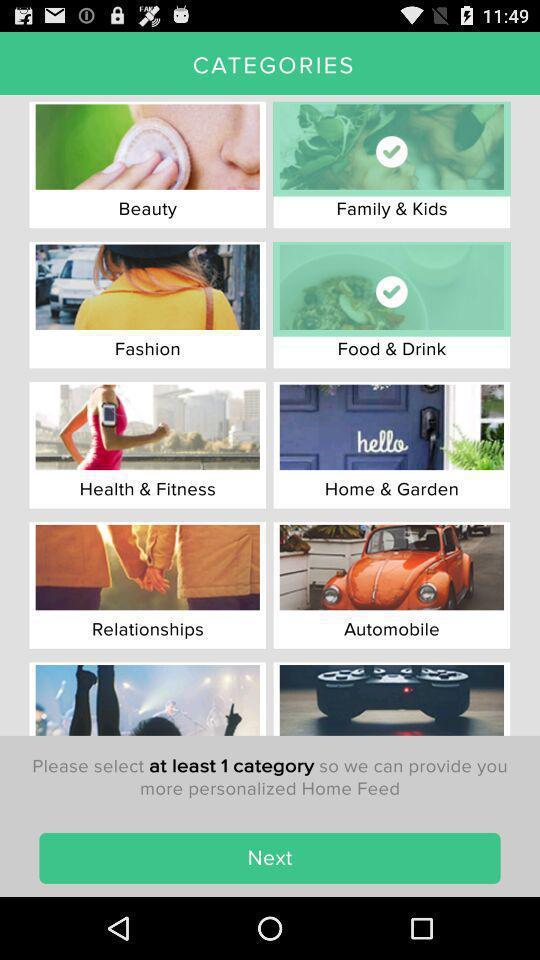  Describe the element at coordinates (270, 857) in the screenshot. I see `the icon below the please select at item` at that location.